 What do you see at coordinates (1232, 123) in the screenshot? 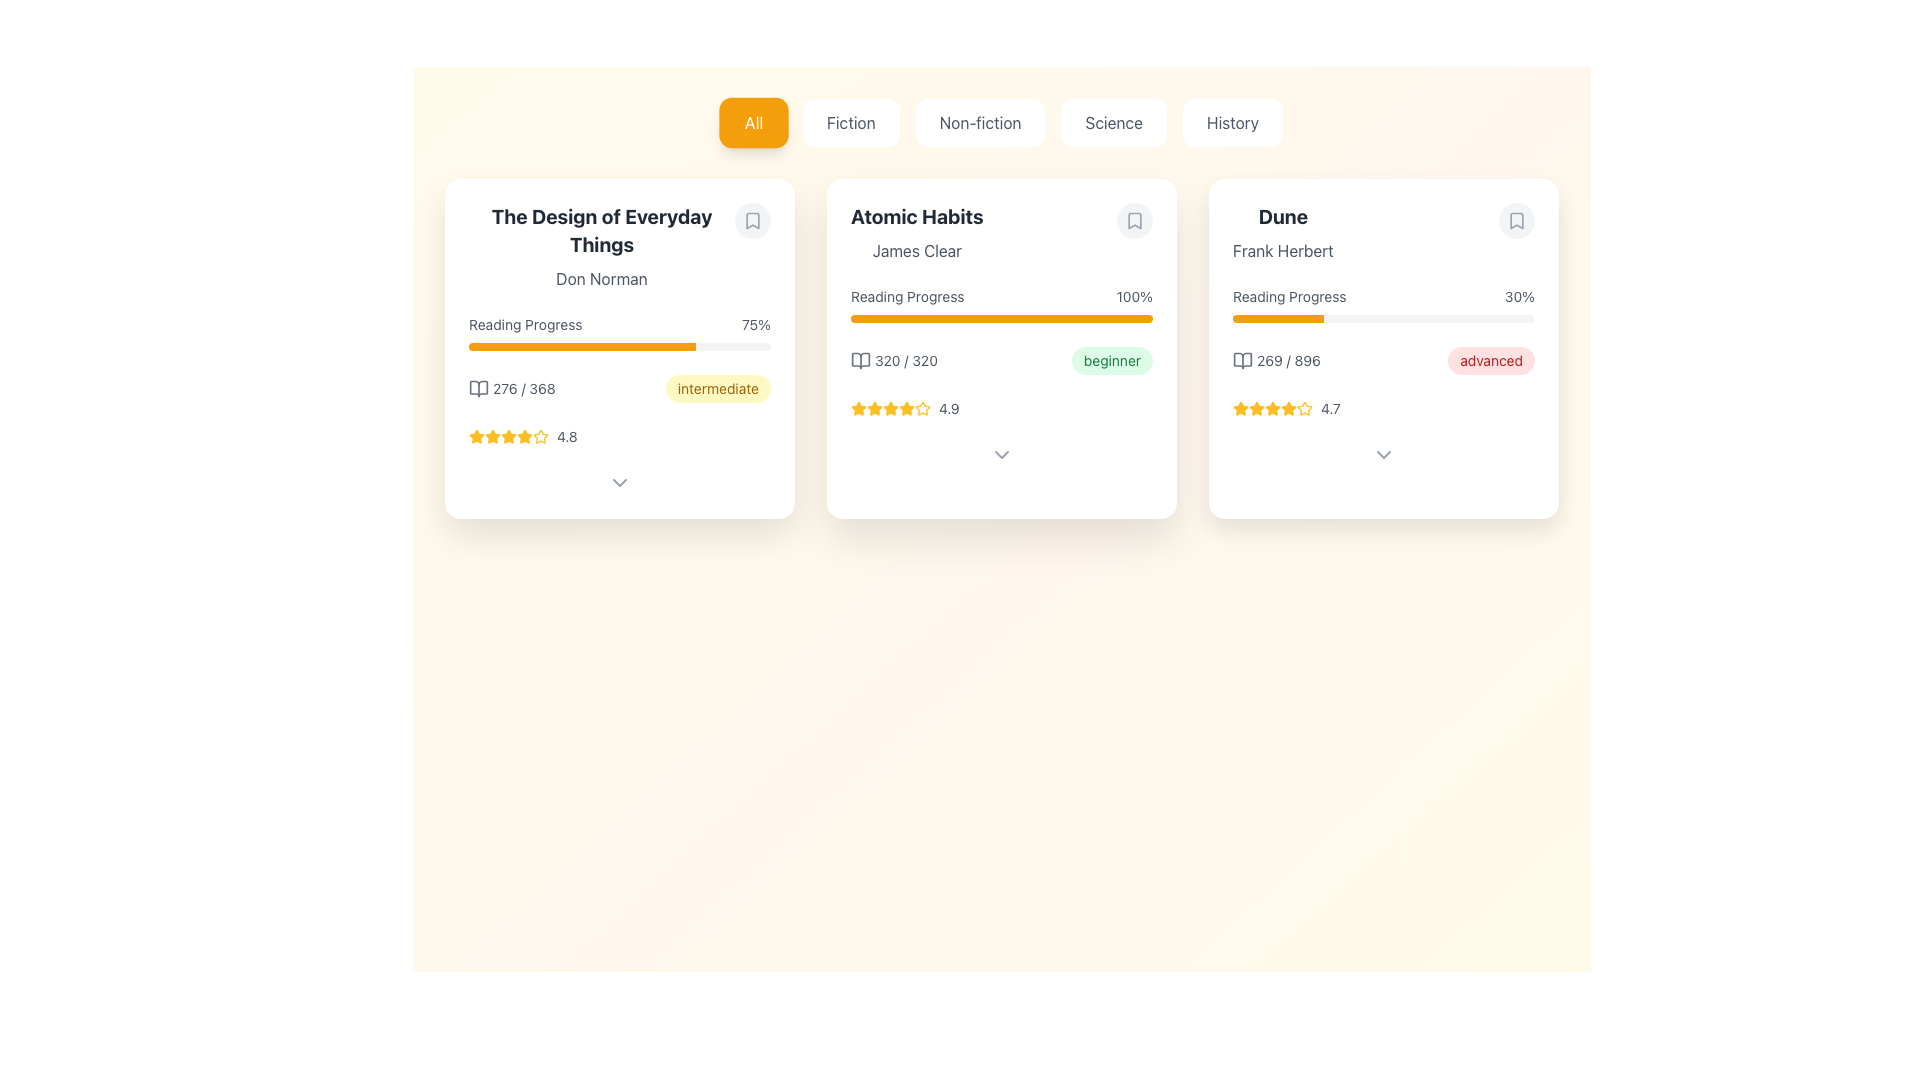
I see `the 'History' category selector button, which is the last item in a horizontal list of category buttons` at bounding box center [1232, 123].